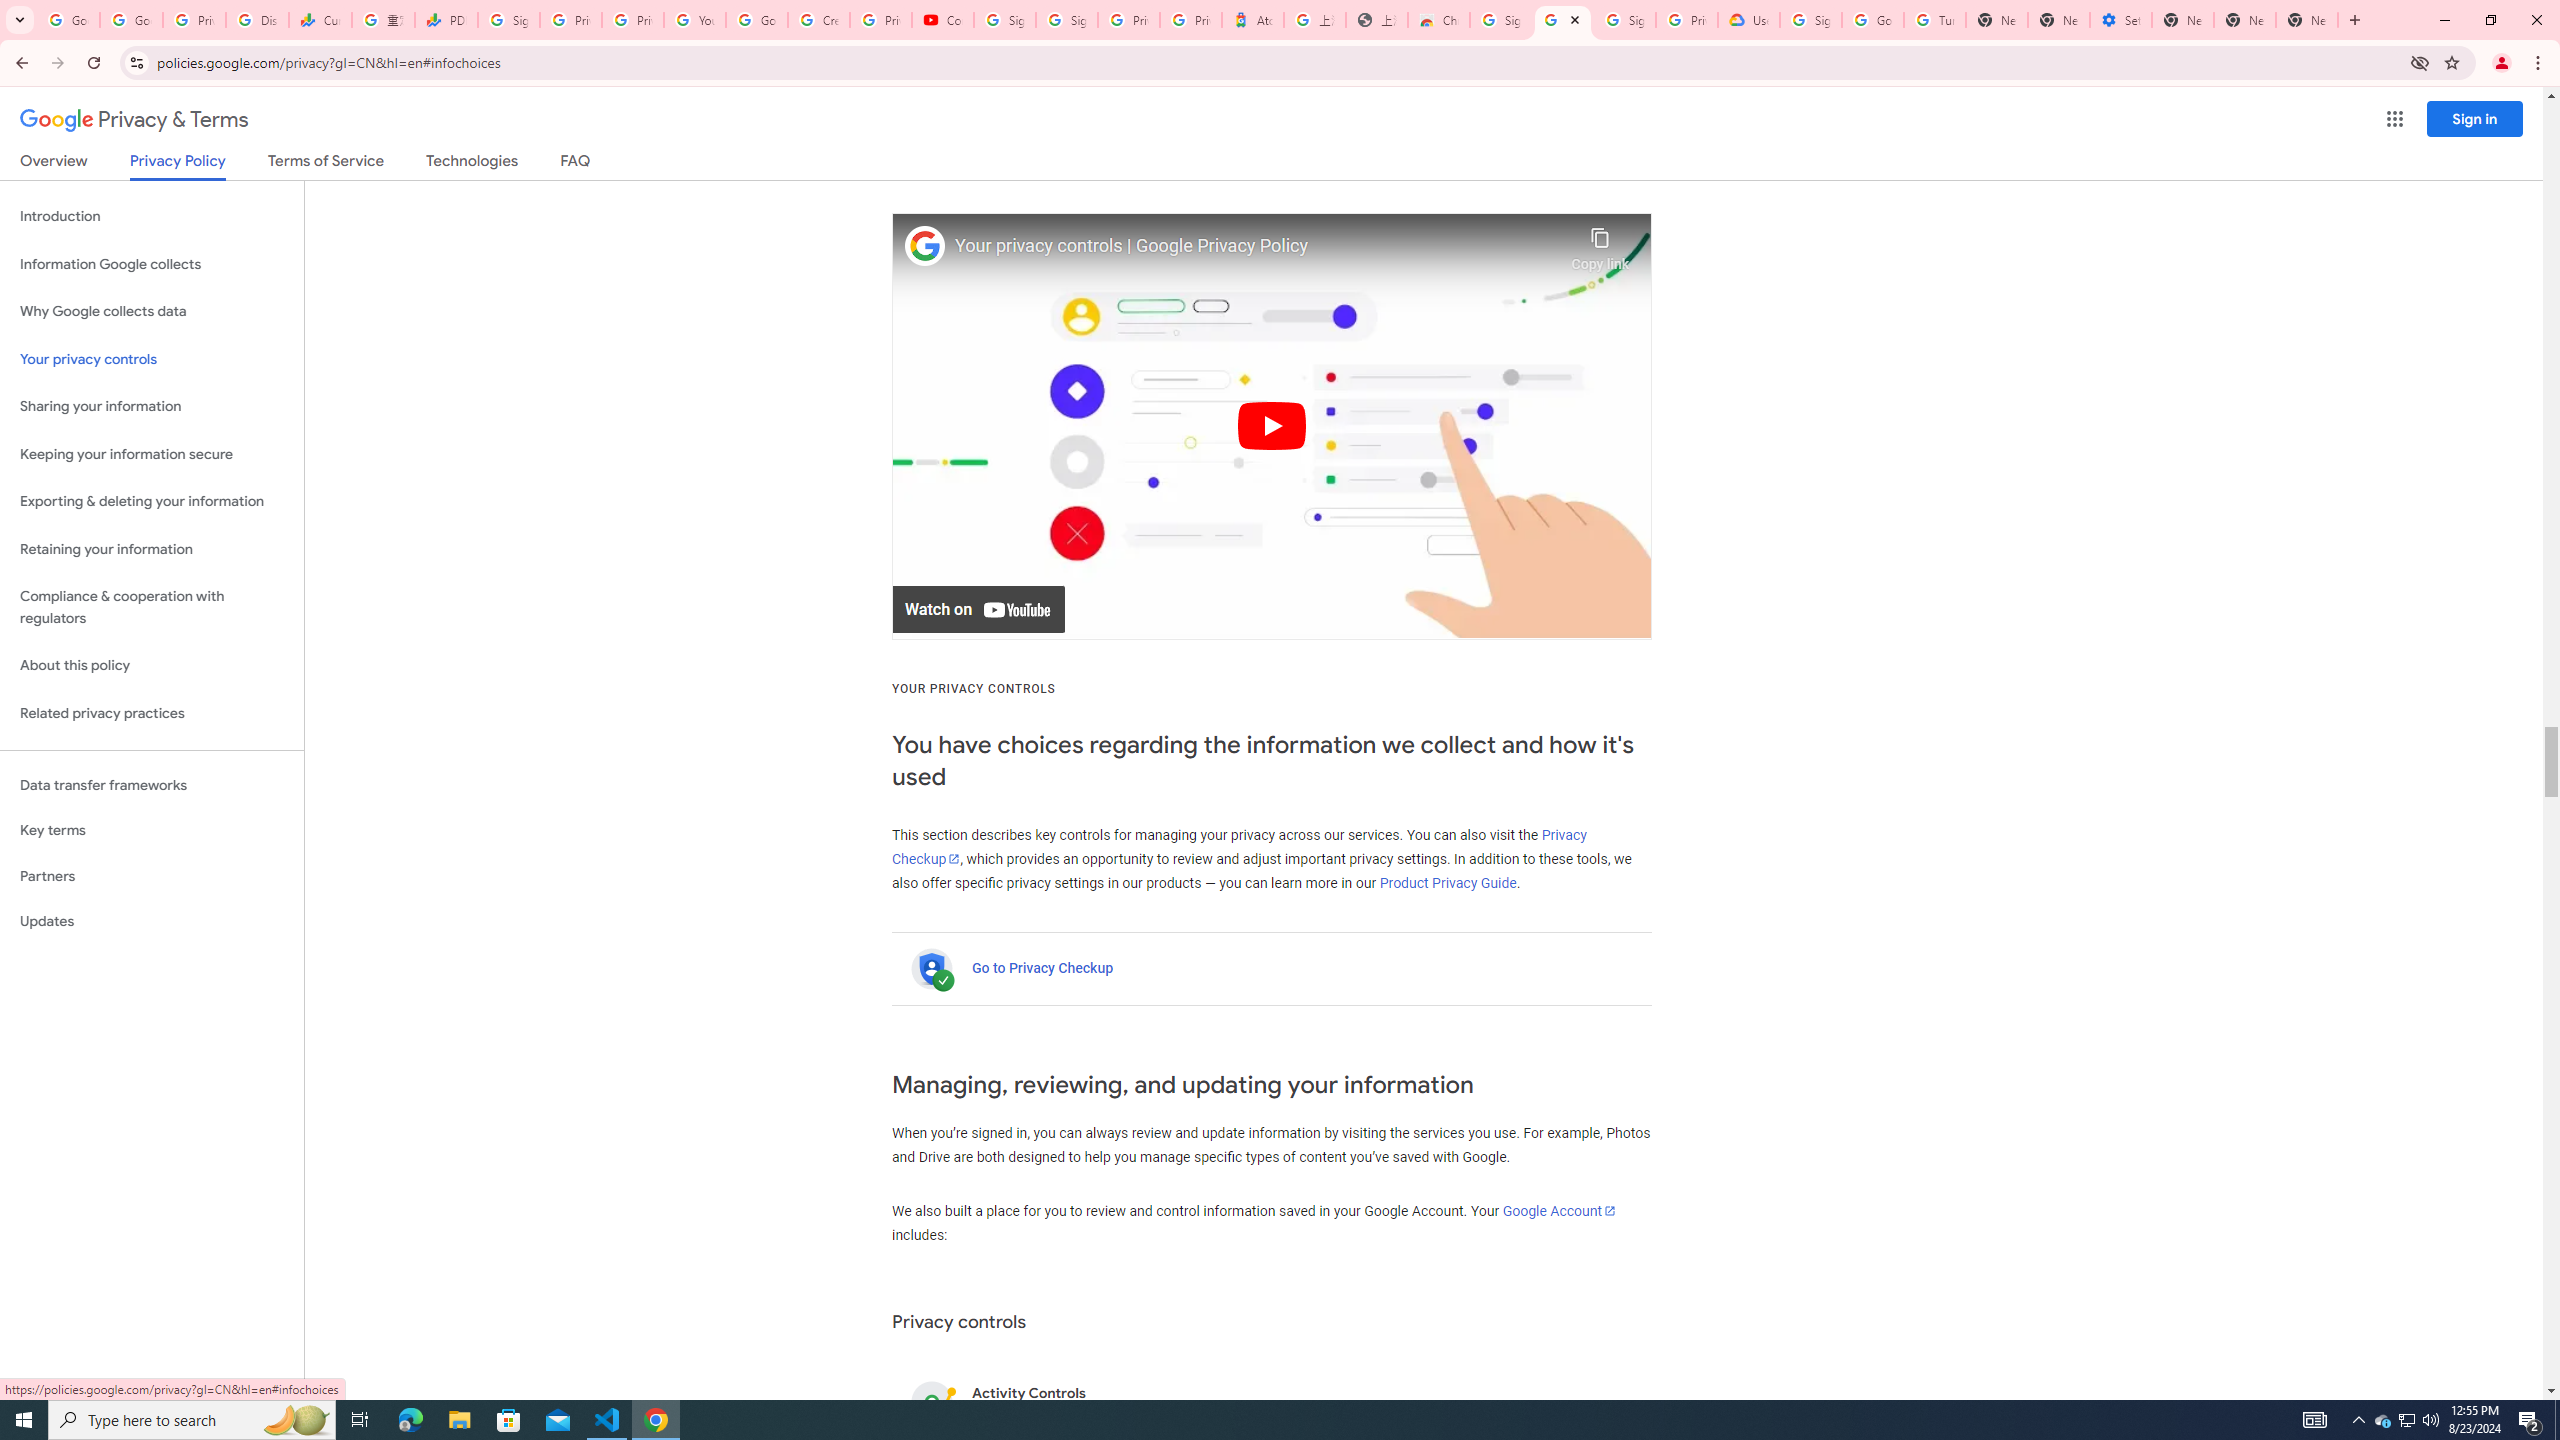  Describe the element at coordinates (445, 19) in the screenshot. I see `'PDD Holdings Inc - ADR (PDD) Price & News - Google Finance'` at that location.